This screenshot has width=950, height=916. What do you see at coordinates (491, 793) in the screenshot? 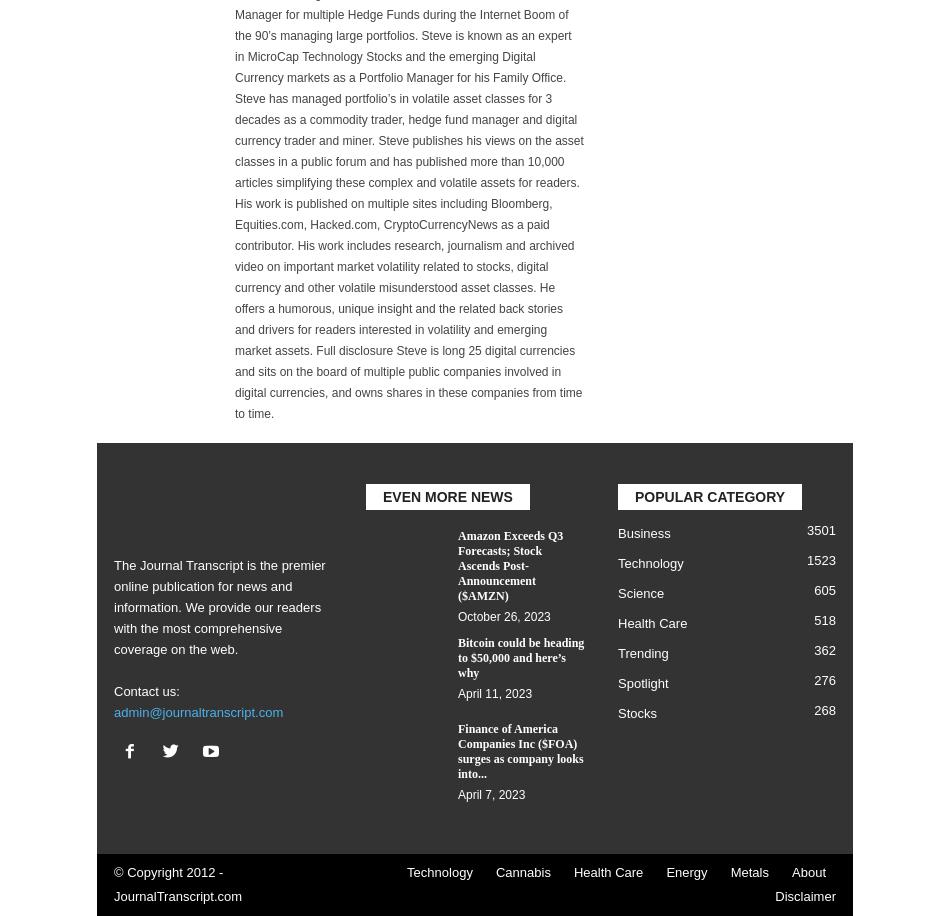
I see `'April 7, 2023'` at bounding box center [491, 793].